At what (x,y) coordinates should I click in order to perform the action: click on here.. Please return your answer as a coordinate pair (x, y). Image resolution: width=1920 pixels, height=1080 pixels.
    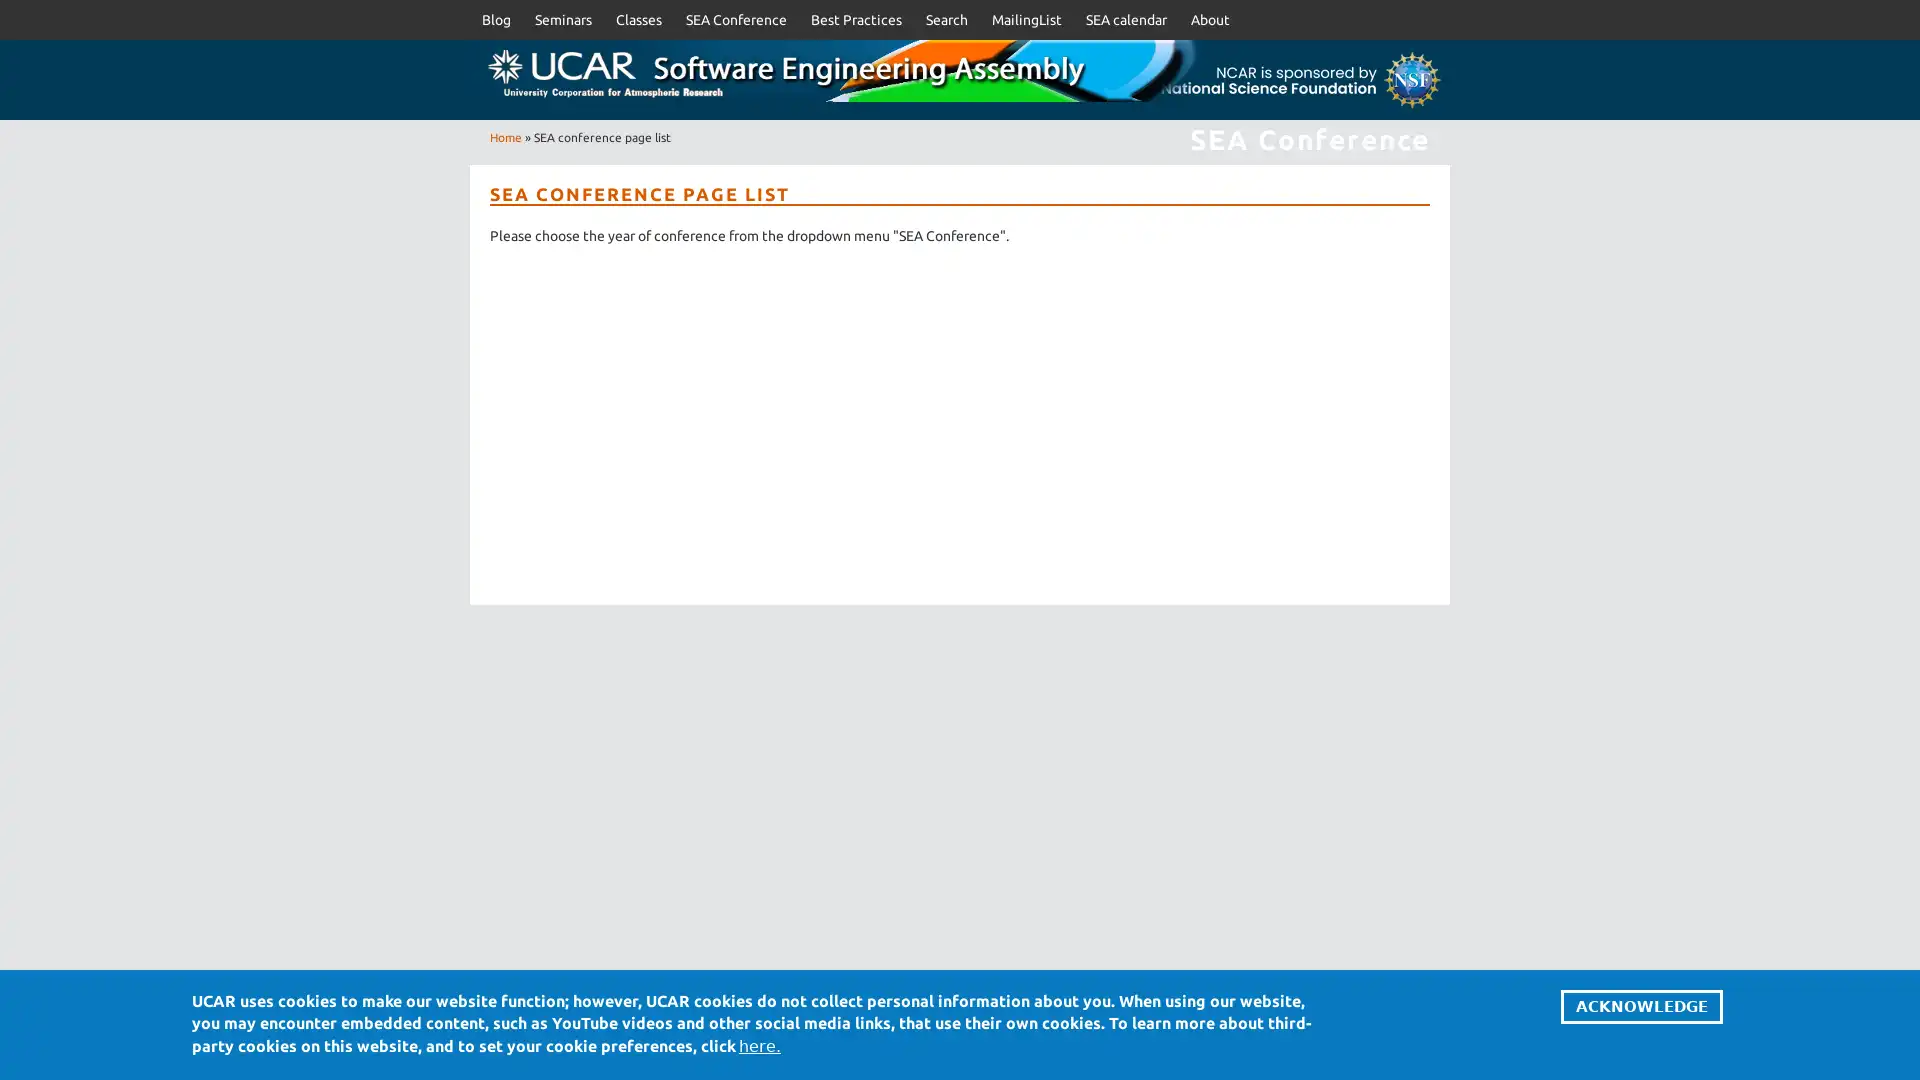
    Looking at the image, I should click on (758, 1044).